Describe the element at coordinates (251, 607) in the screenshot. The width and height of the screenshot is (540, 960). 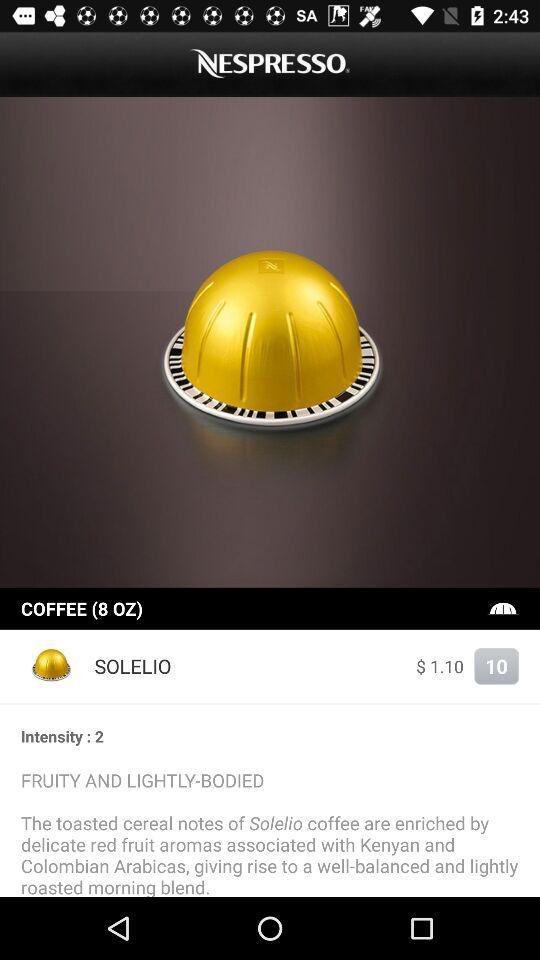
I see `coffee (8 oz)` at that location.